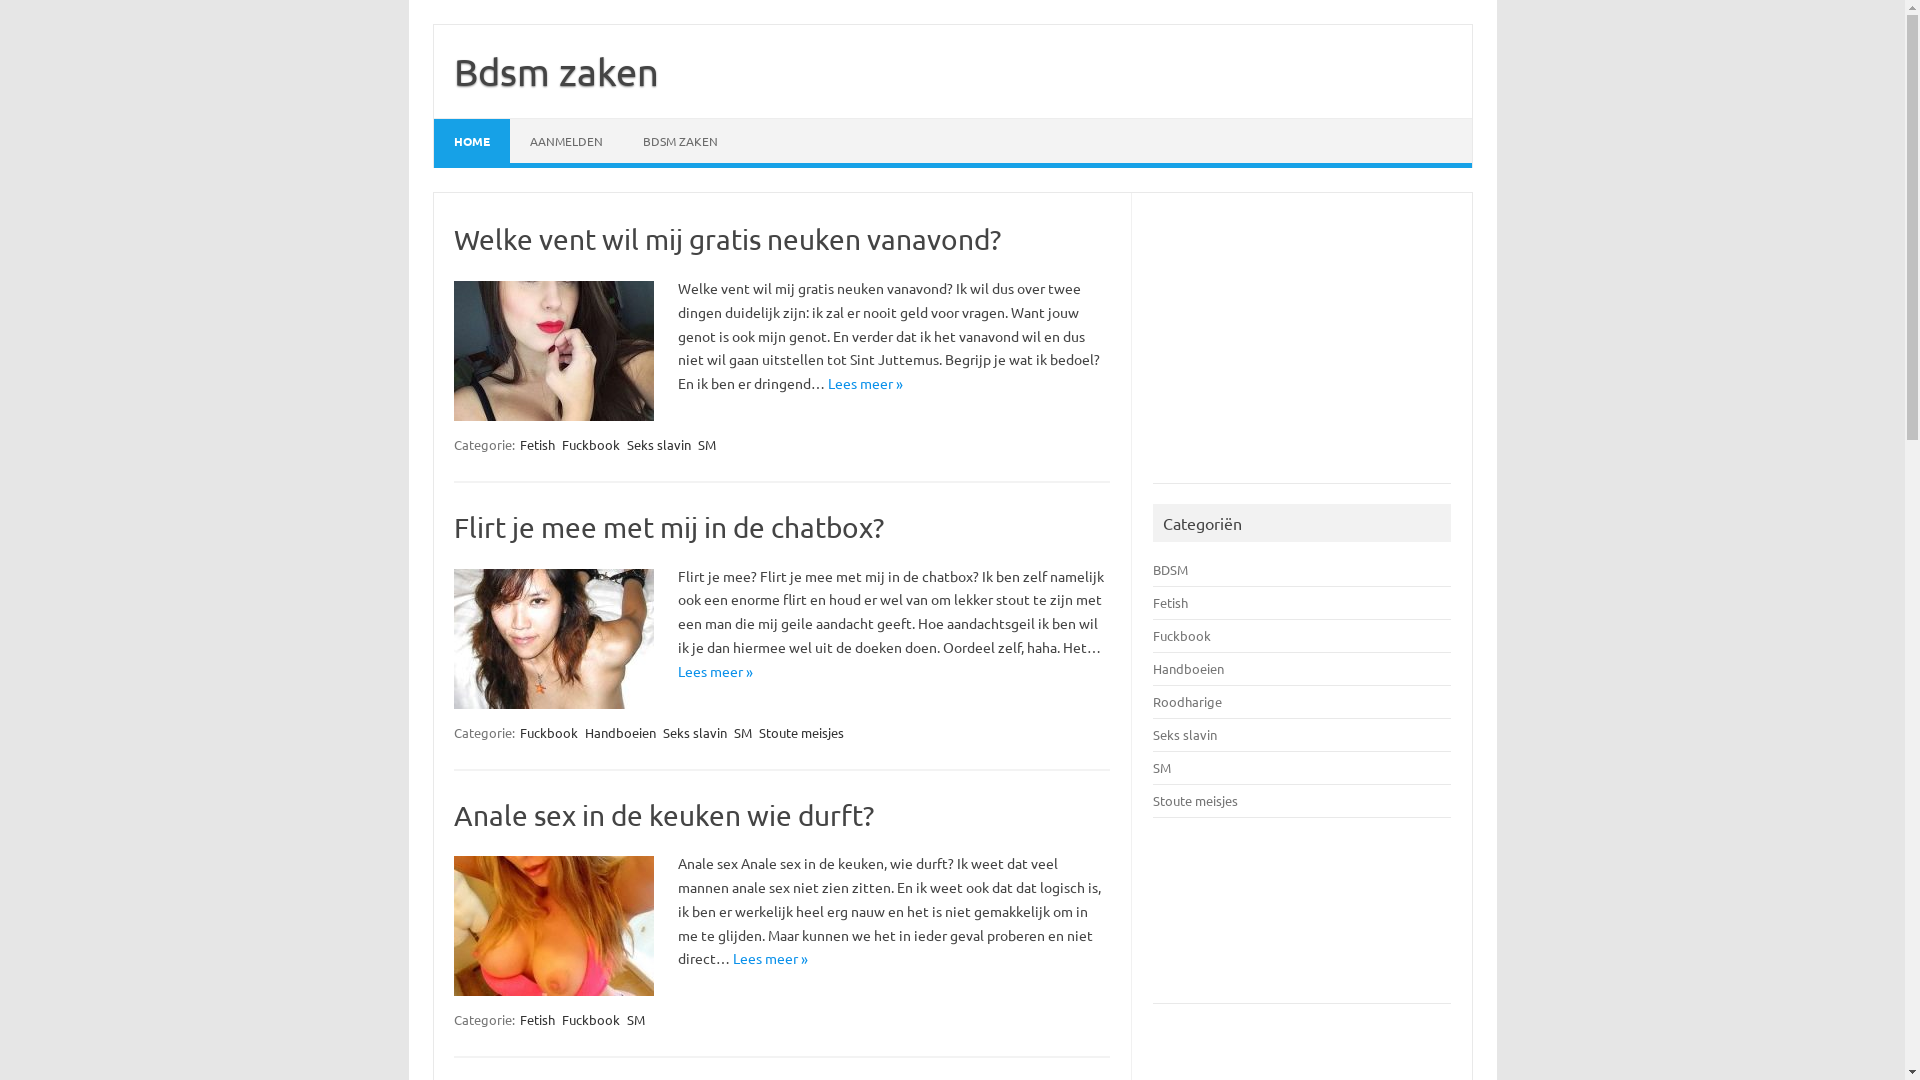 Image resolution: width=1920 pixels, height=1080 pixels. What do you see at coordinates (1152, 700) in the screenshot?
I see `'Roodharige'` at bounding box center [1152, 700].